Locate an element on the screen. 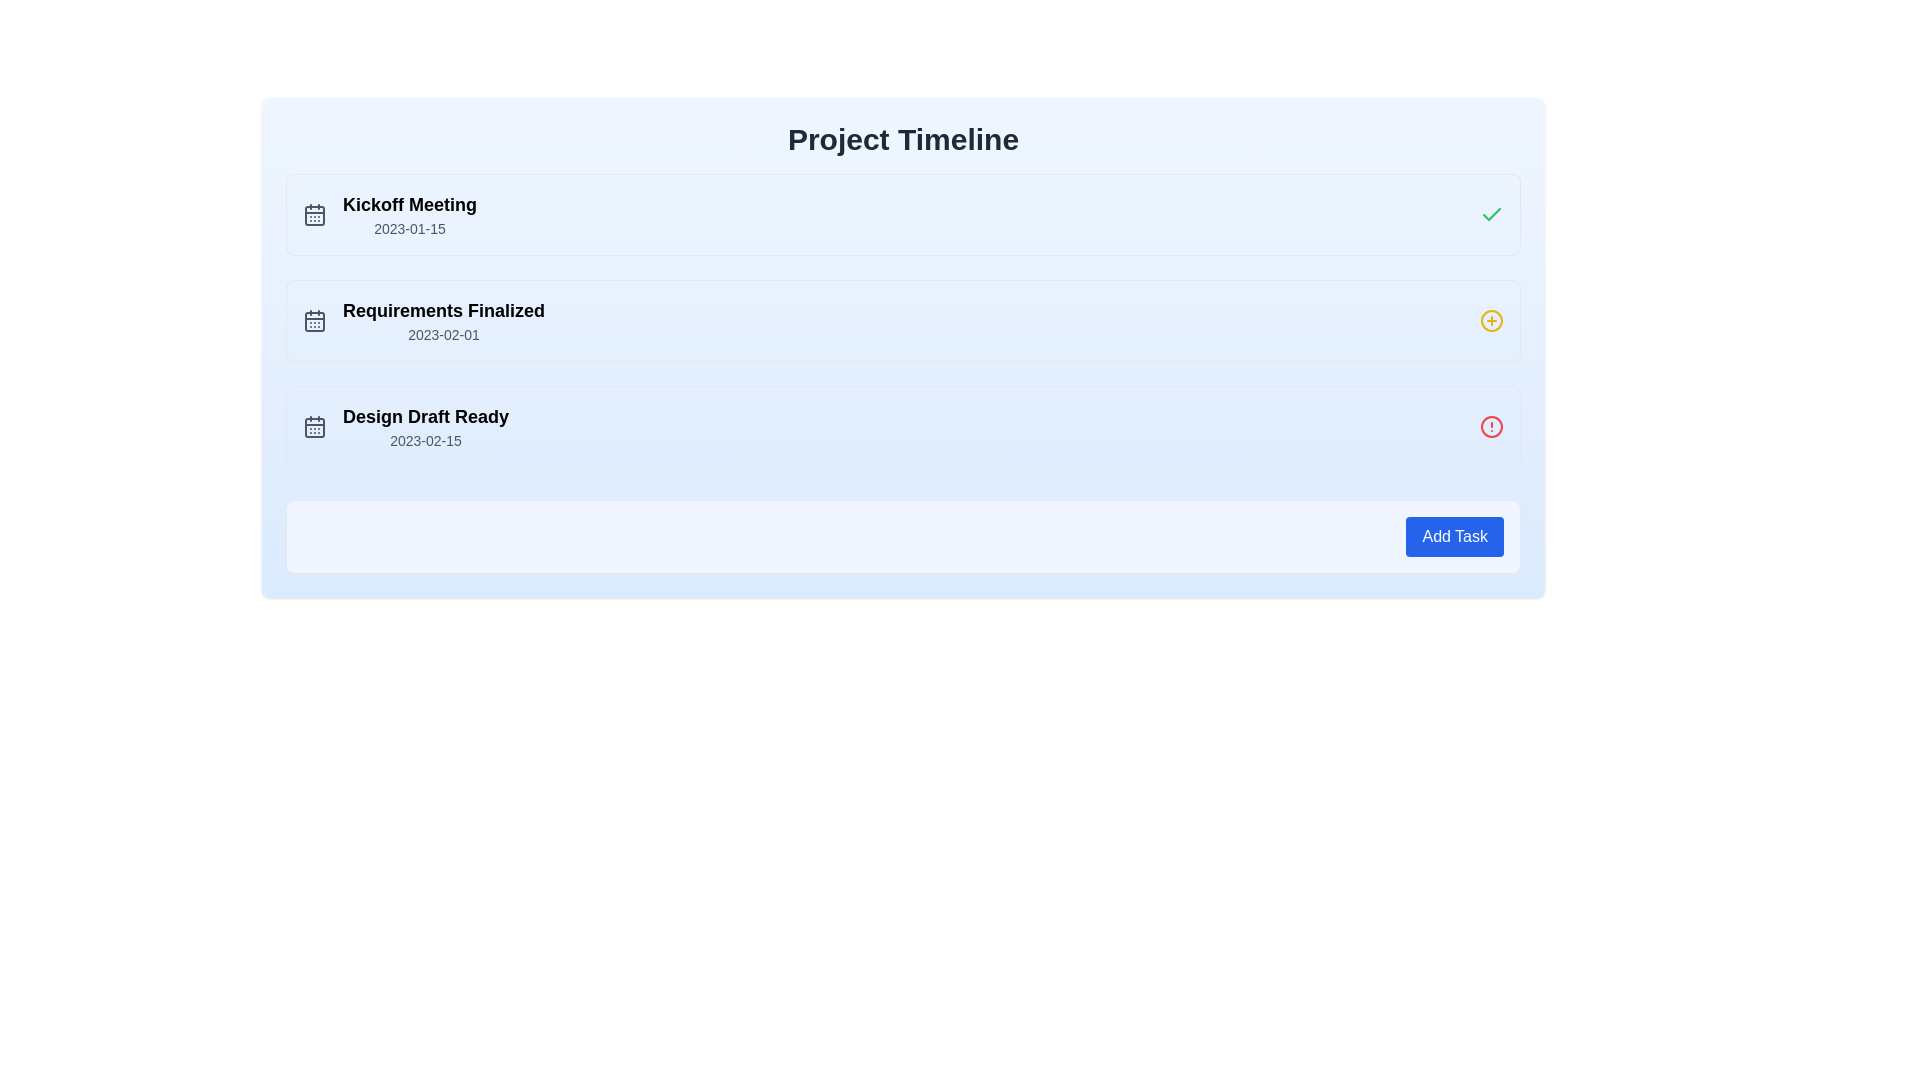  the SVG rectangle element that represents an internal part of the calendar icon located to the left of the text 'Requirements Finalized' in the timeline list is located at coordinates (314, 320).